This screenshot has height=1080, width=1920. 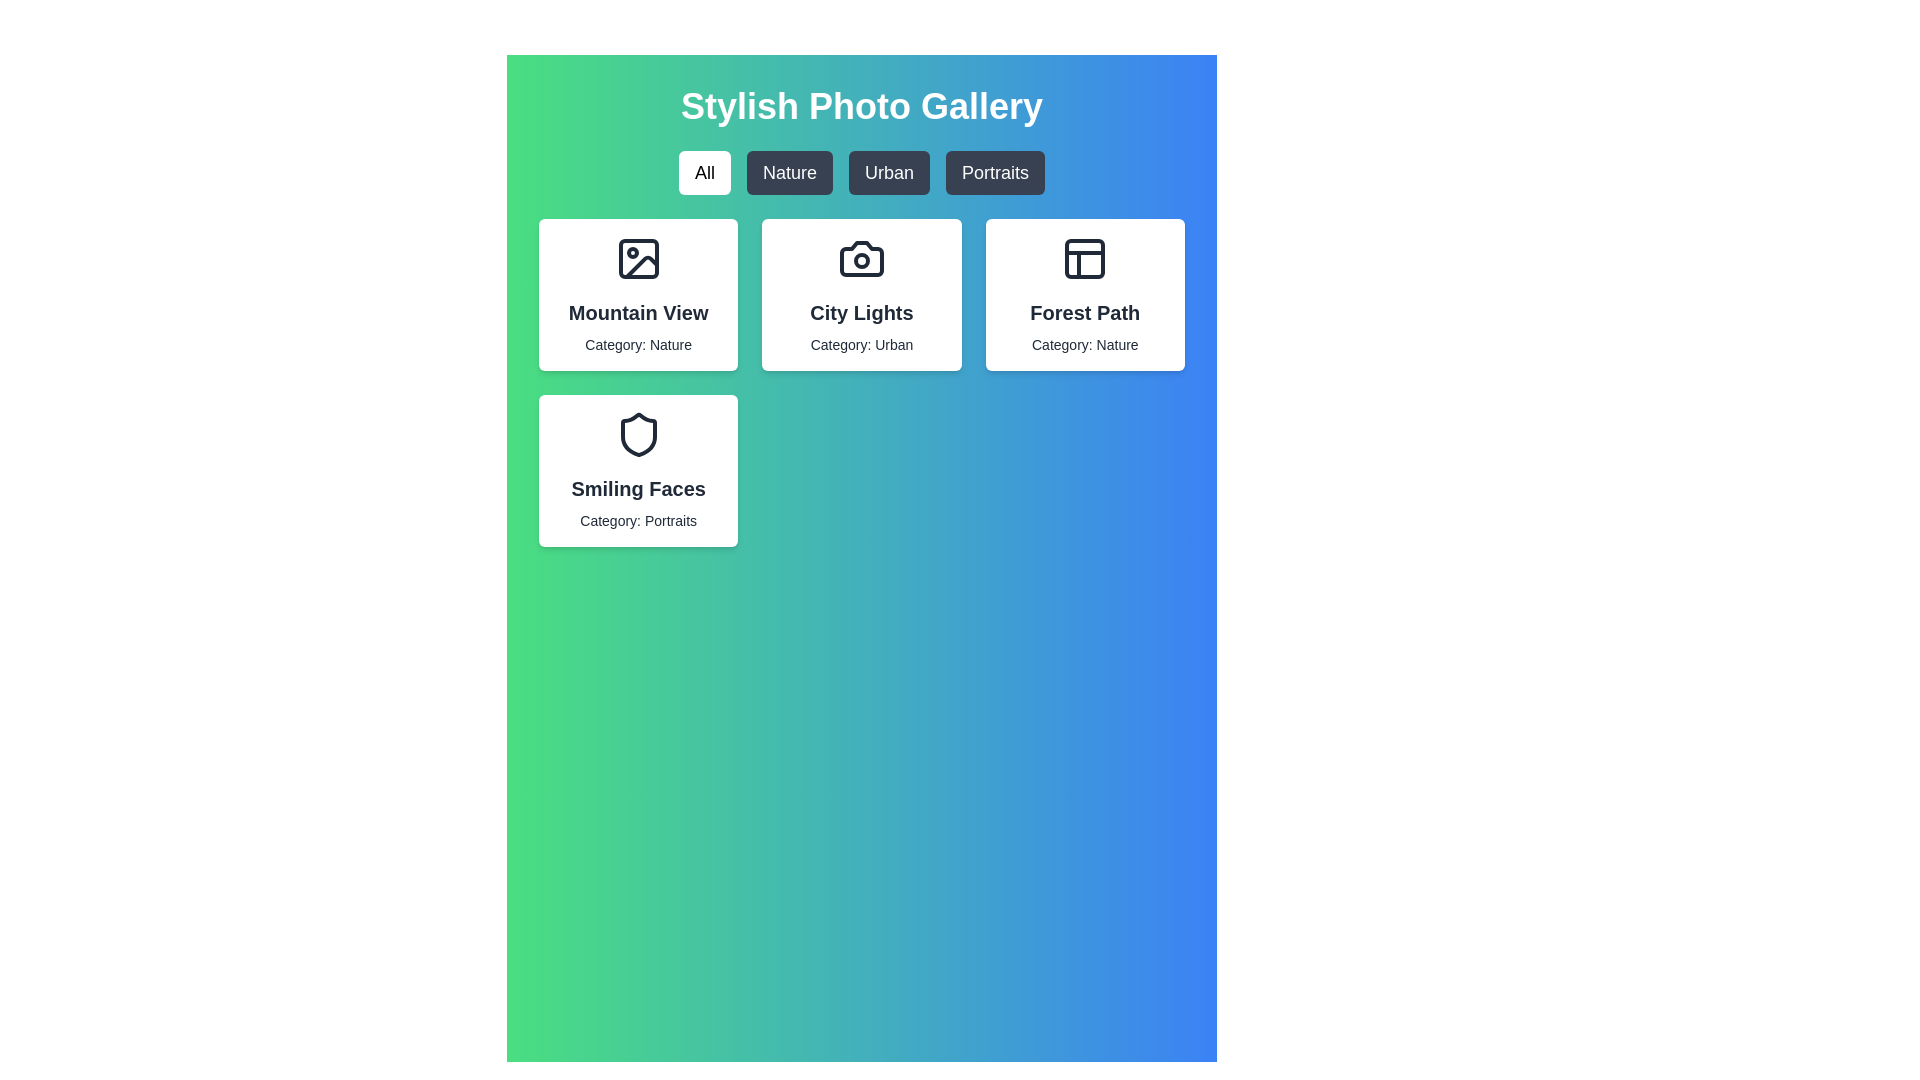 What do you see at coordinates (1084, 312) in the screenshot?
I see `the title text element that describes the content of the card in the second row and third column of the grid layout` at bounding box center [1084, 312].